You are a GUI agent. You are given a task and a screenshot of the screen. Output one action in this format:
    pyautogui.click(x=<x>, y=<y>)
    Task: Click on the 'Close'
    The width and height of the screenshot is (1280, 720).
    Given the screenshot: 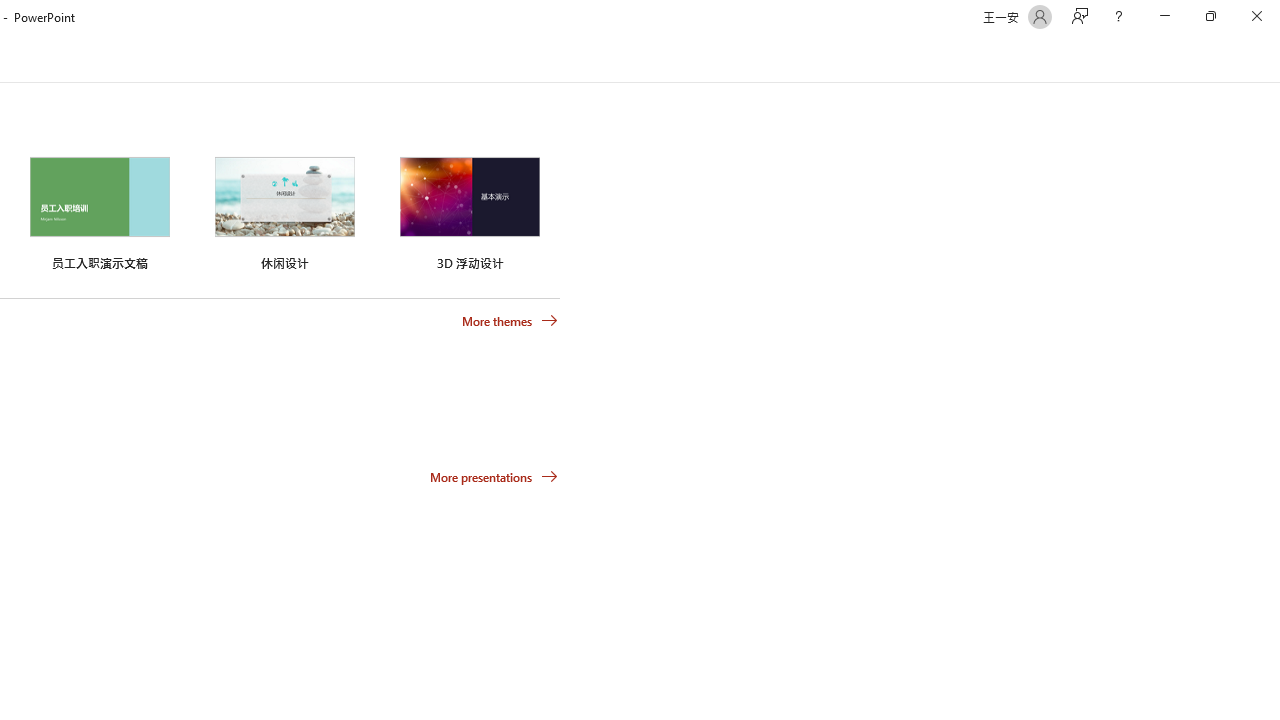 What is the action you would take?
    pyautogui.click(x=1255, y=16)
    